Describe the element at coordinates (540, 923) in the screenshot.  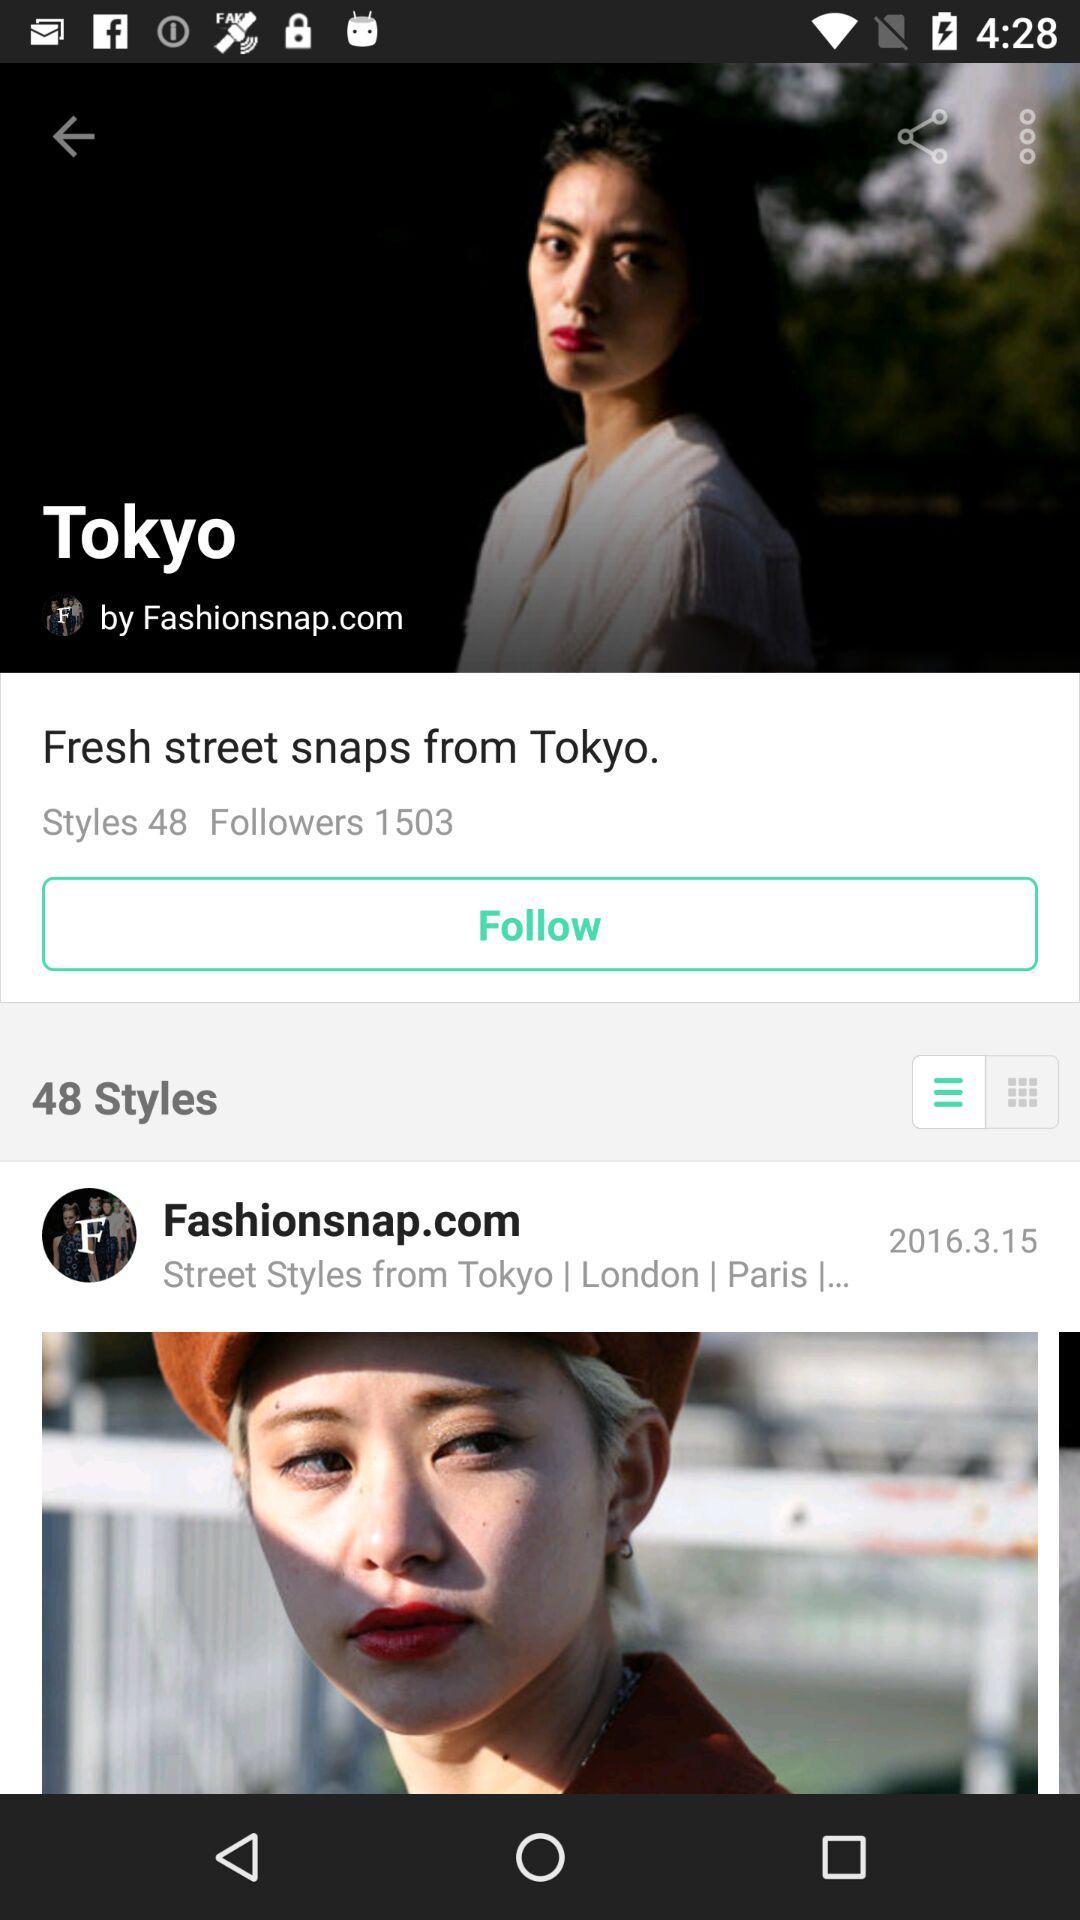
I see `the icon below styles 48` at that location.